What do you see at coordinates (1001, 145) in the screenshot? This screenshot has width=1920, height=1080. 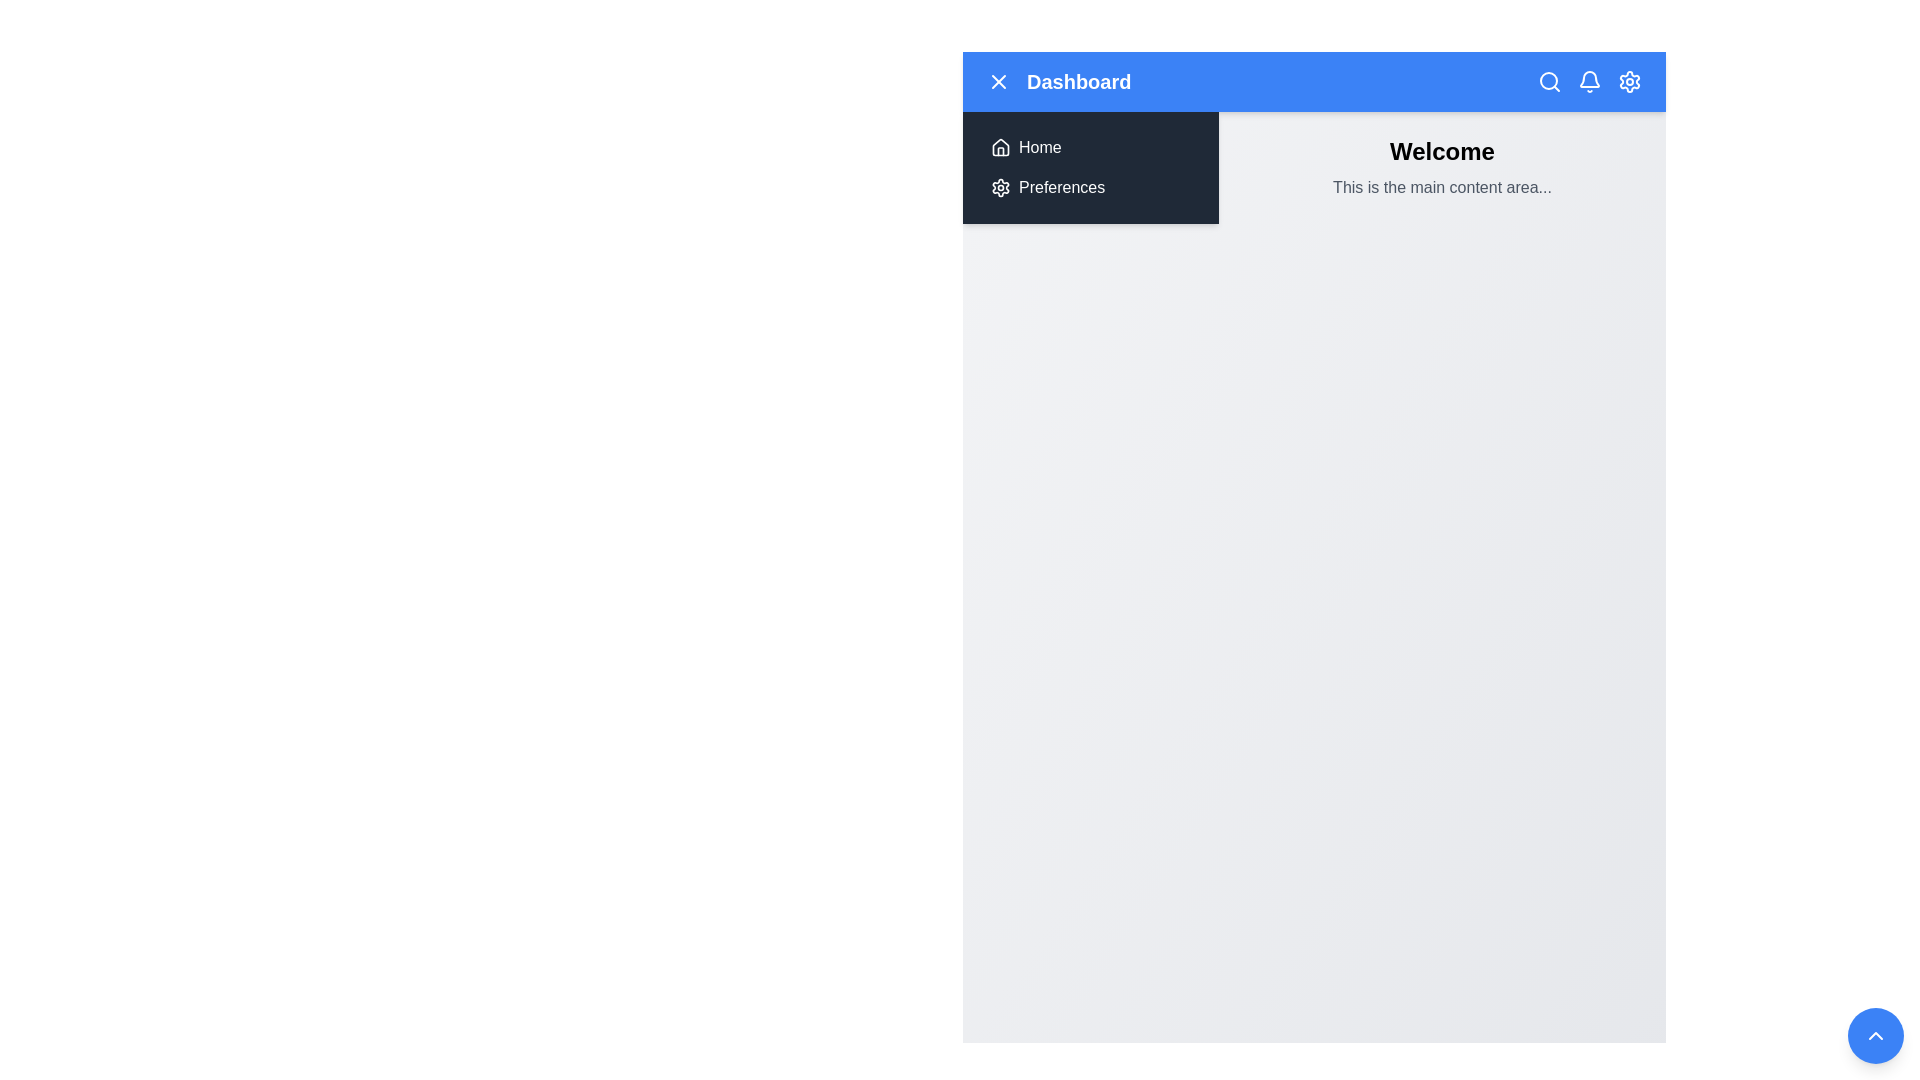 I see `the 'Home' icon located in the left-hand menu of the dropdown panel for navigation cues` at bounding box center [1001, 145].